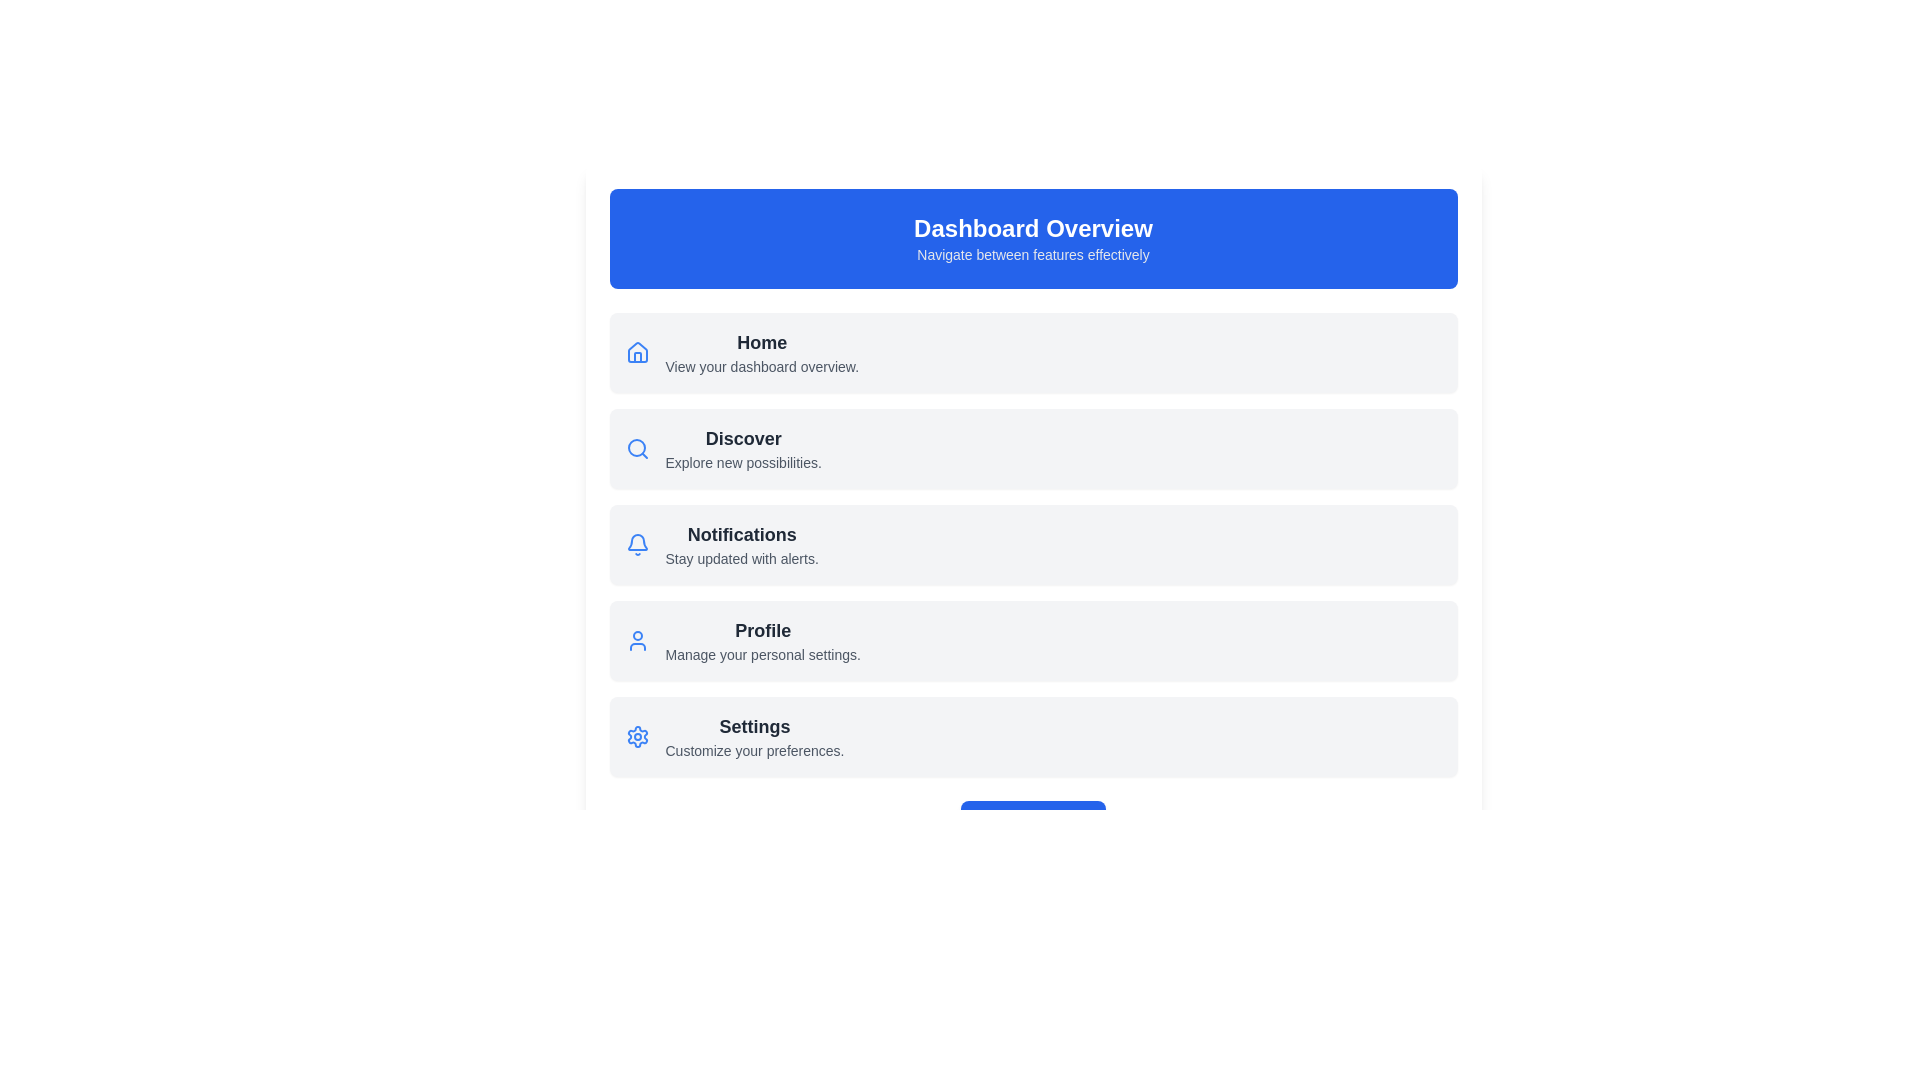  I want to click on the text block labeled 'Profile' that contains the subtitle 'Manage your personal settings.', so click(762, 640).